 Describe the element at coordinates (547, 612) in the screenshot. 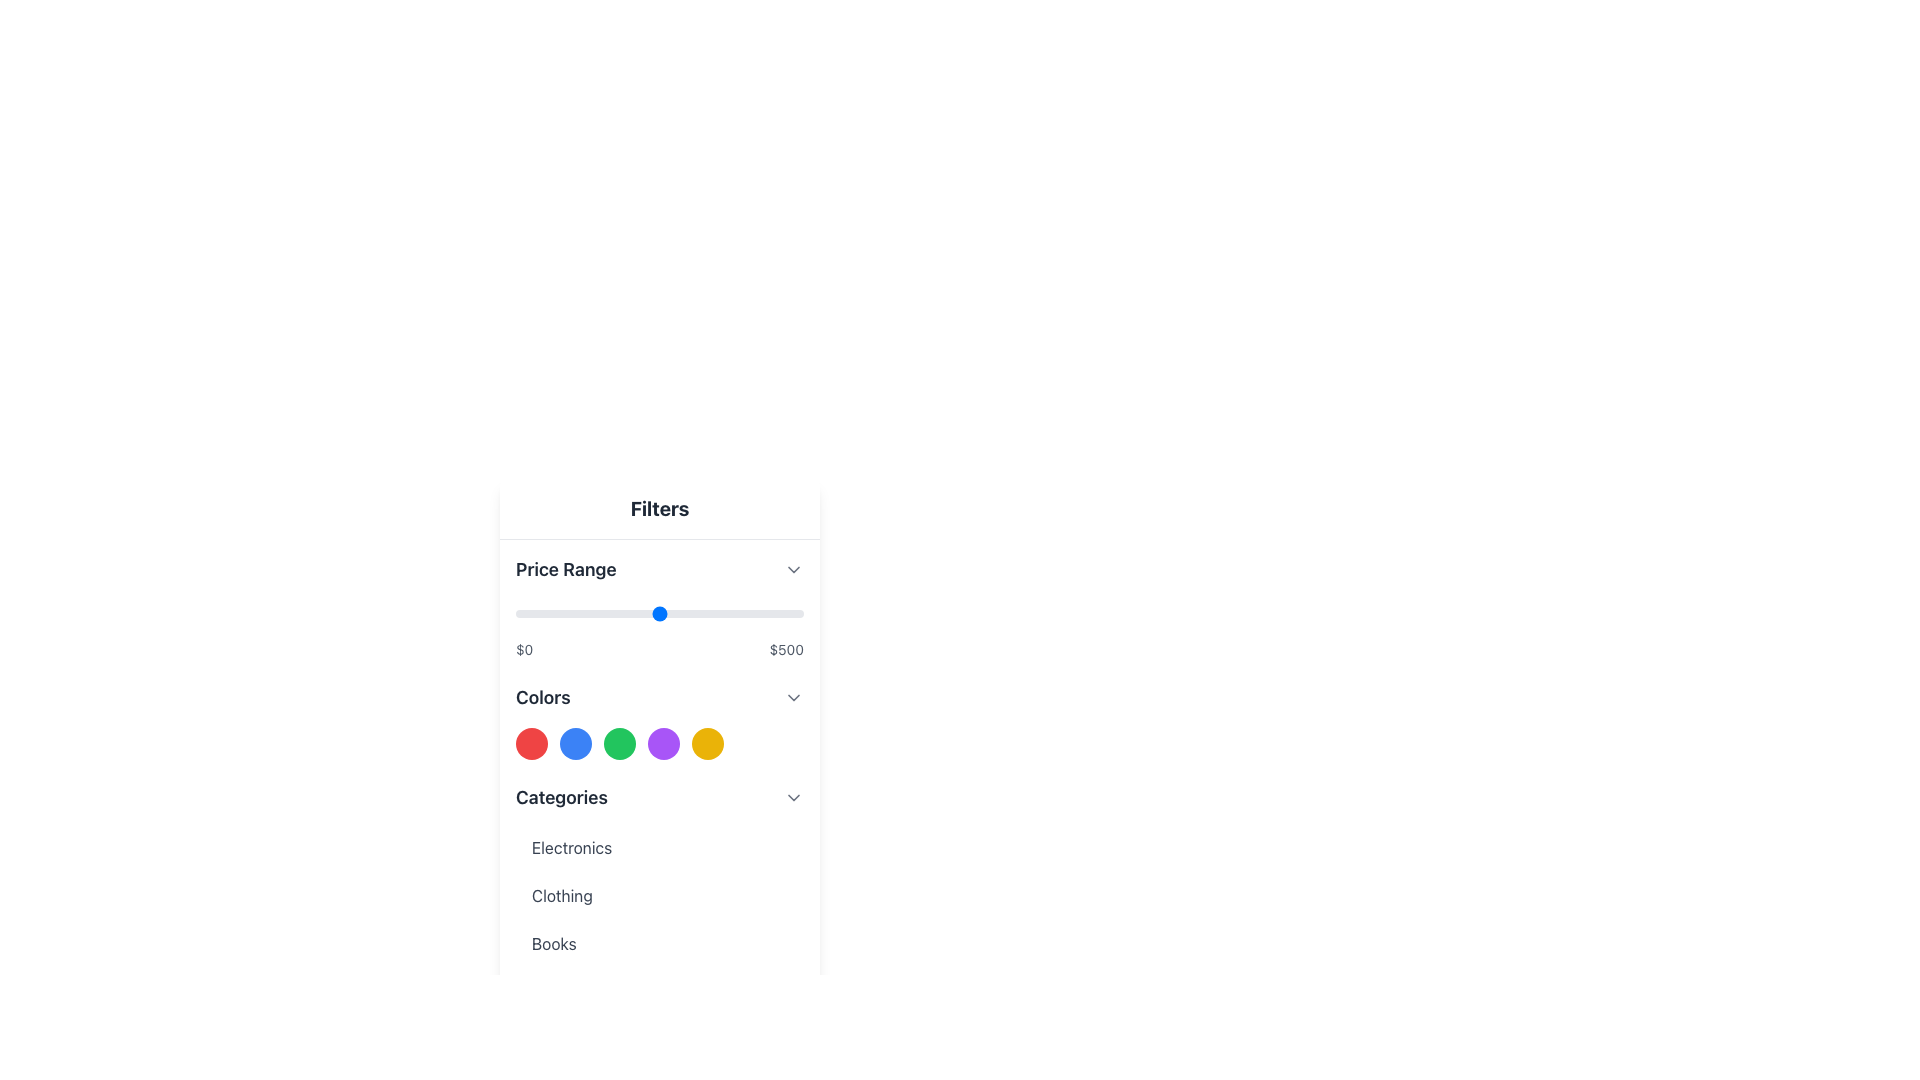

I see `the price range slider` at that location.